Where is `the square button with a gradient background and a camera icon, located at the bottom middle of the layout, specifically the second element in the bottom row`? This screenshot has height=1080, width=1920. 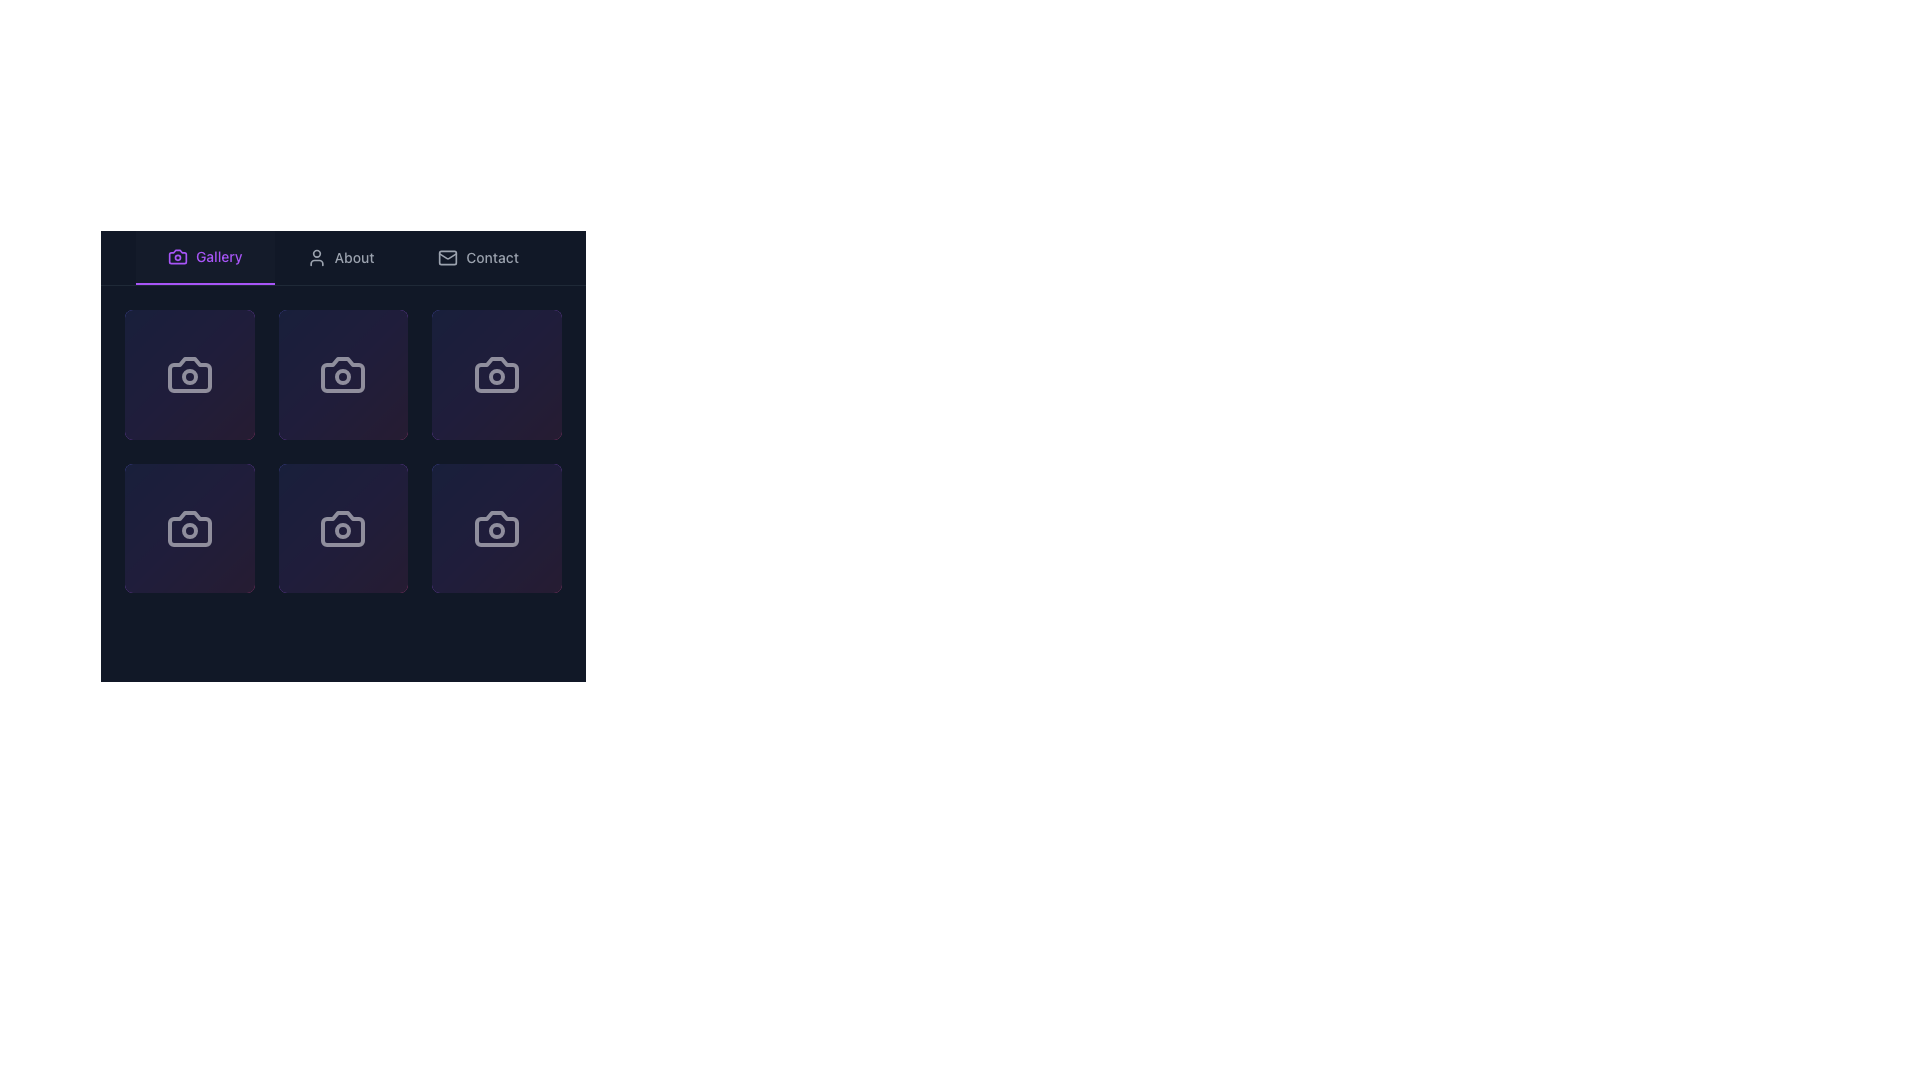
the square button with a gradient background and a camera icon, located at the bottom middle of the layout, specifically the second element in the bottom row is located at coordinates (343, 527).